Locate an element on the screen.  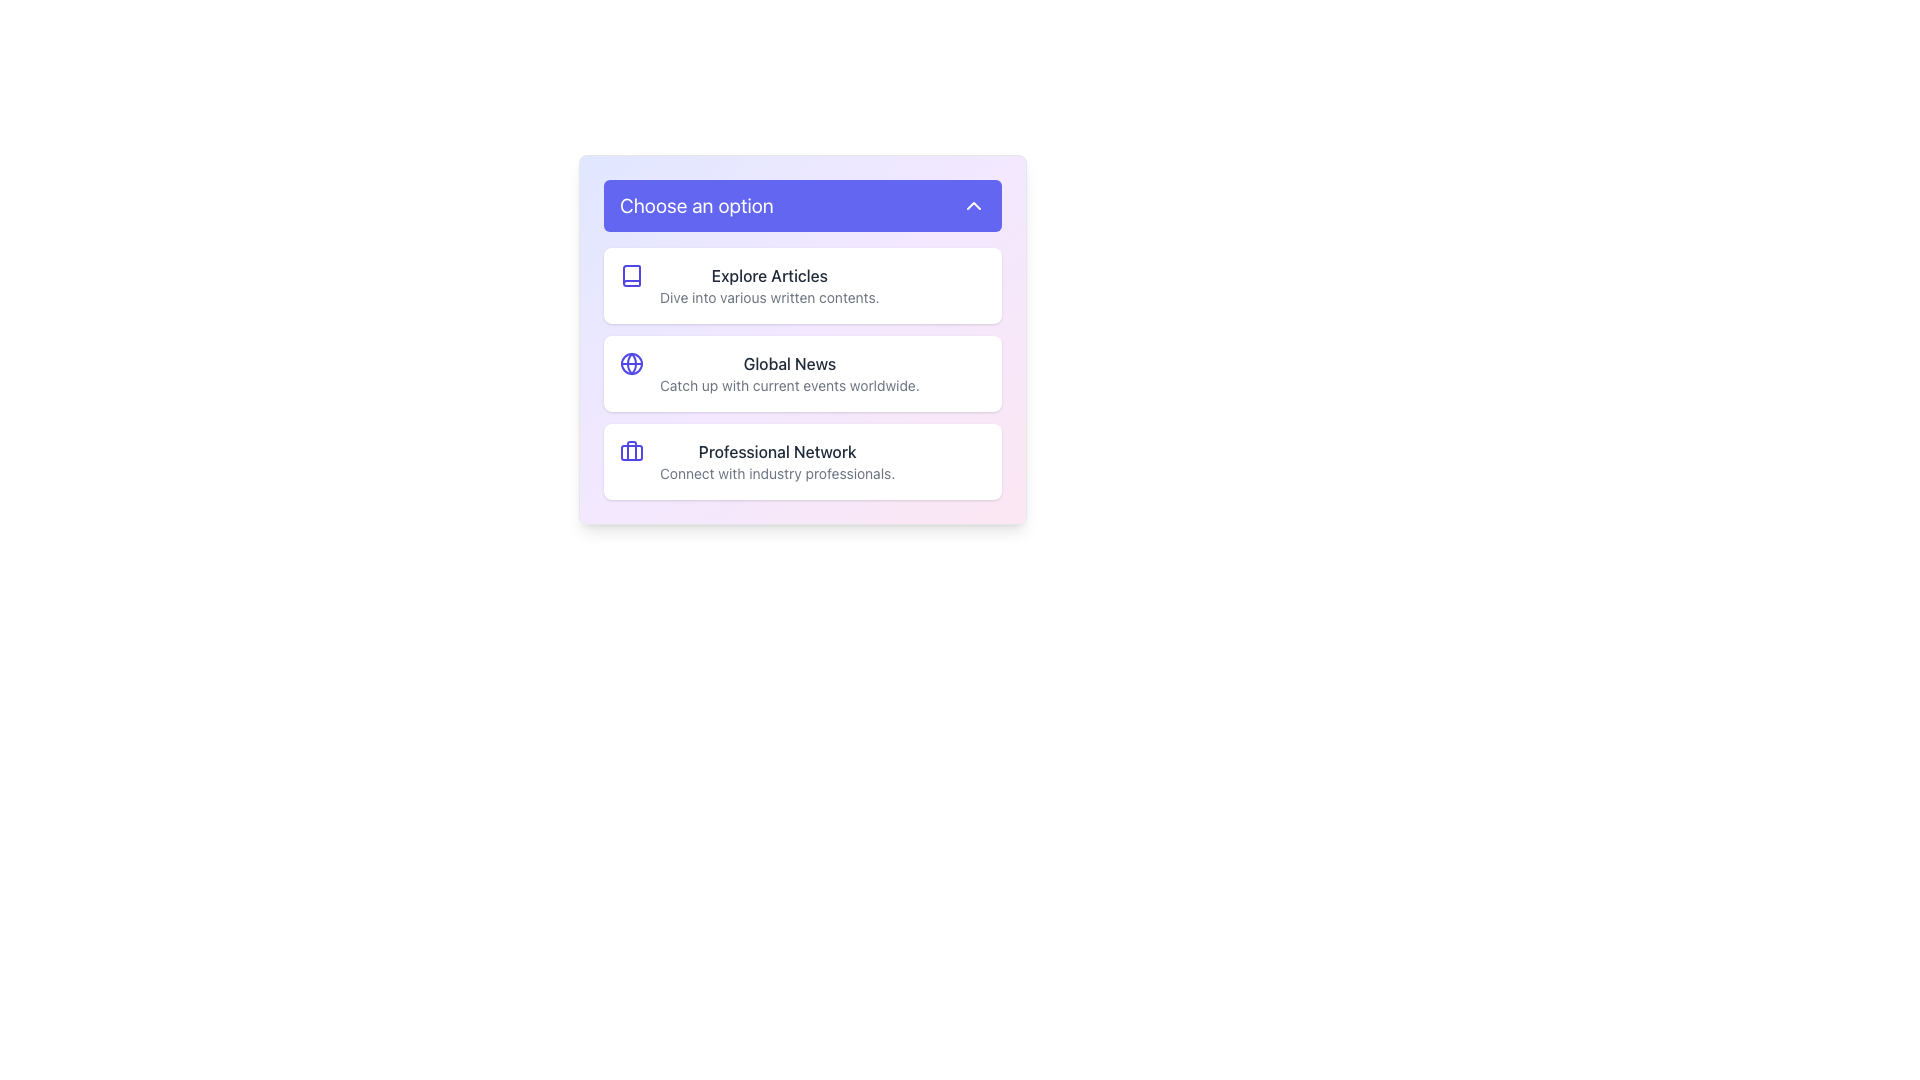
the 'Global News' text block, which contains two lines of text: 'Global News' in bold dark gray and 'Catch up with current events worldwide.' in lighter gray, located in the second item of a vertical list within a card-like interface is located at coordinates (788, 374).